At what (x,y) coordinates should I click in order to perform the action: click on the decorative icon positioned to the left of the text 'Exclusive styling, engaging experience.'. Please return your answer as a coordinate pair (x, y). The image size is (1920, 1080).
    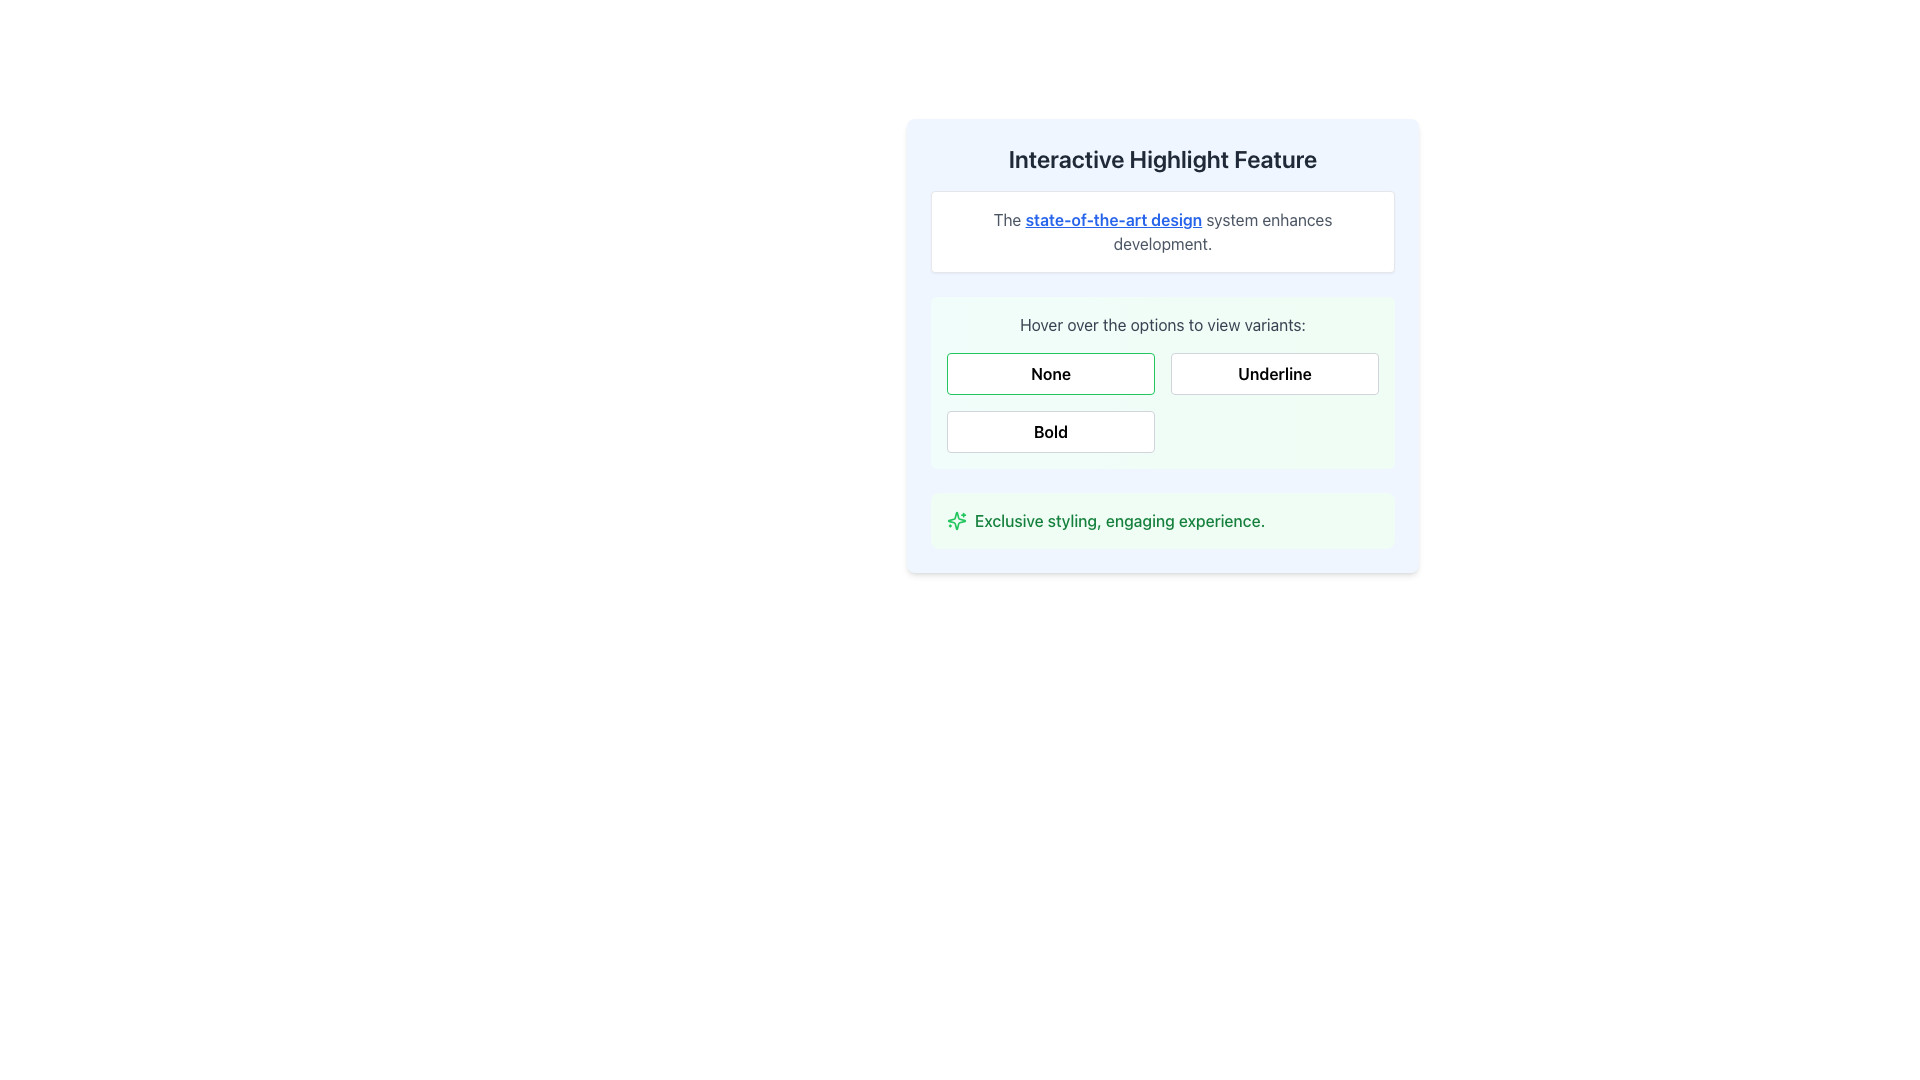
    Looking at the image, I should click on (955, 519).